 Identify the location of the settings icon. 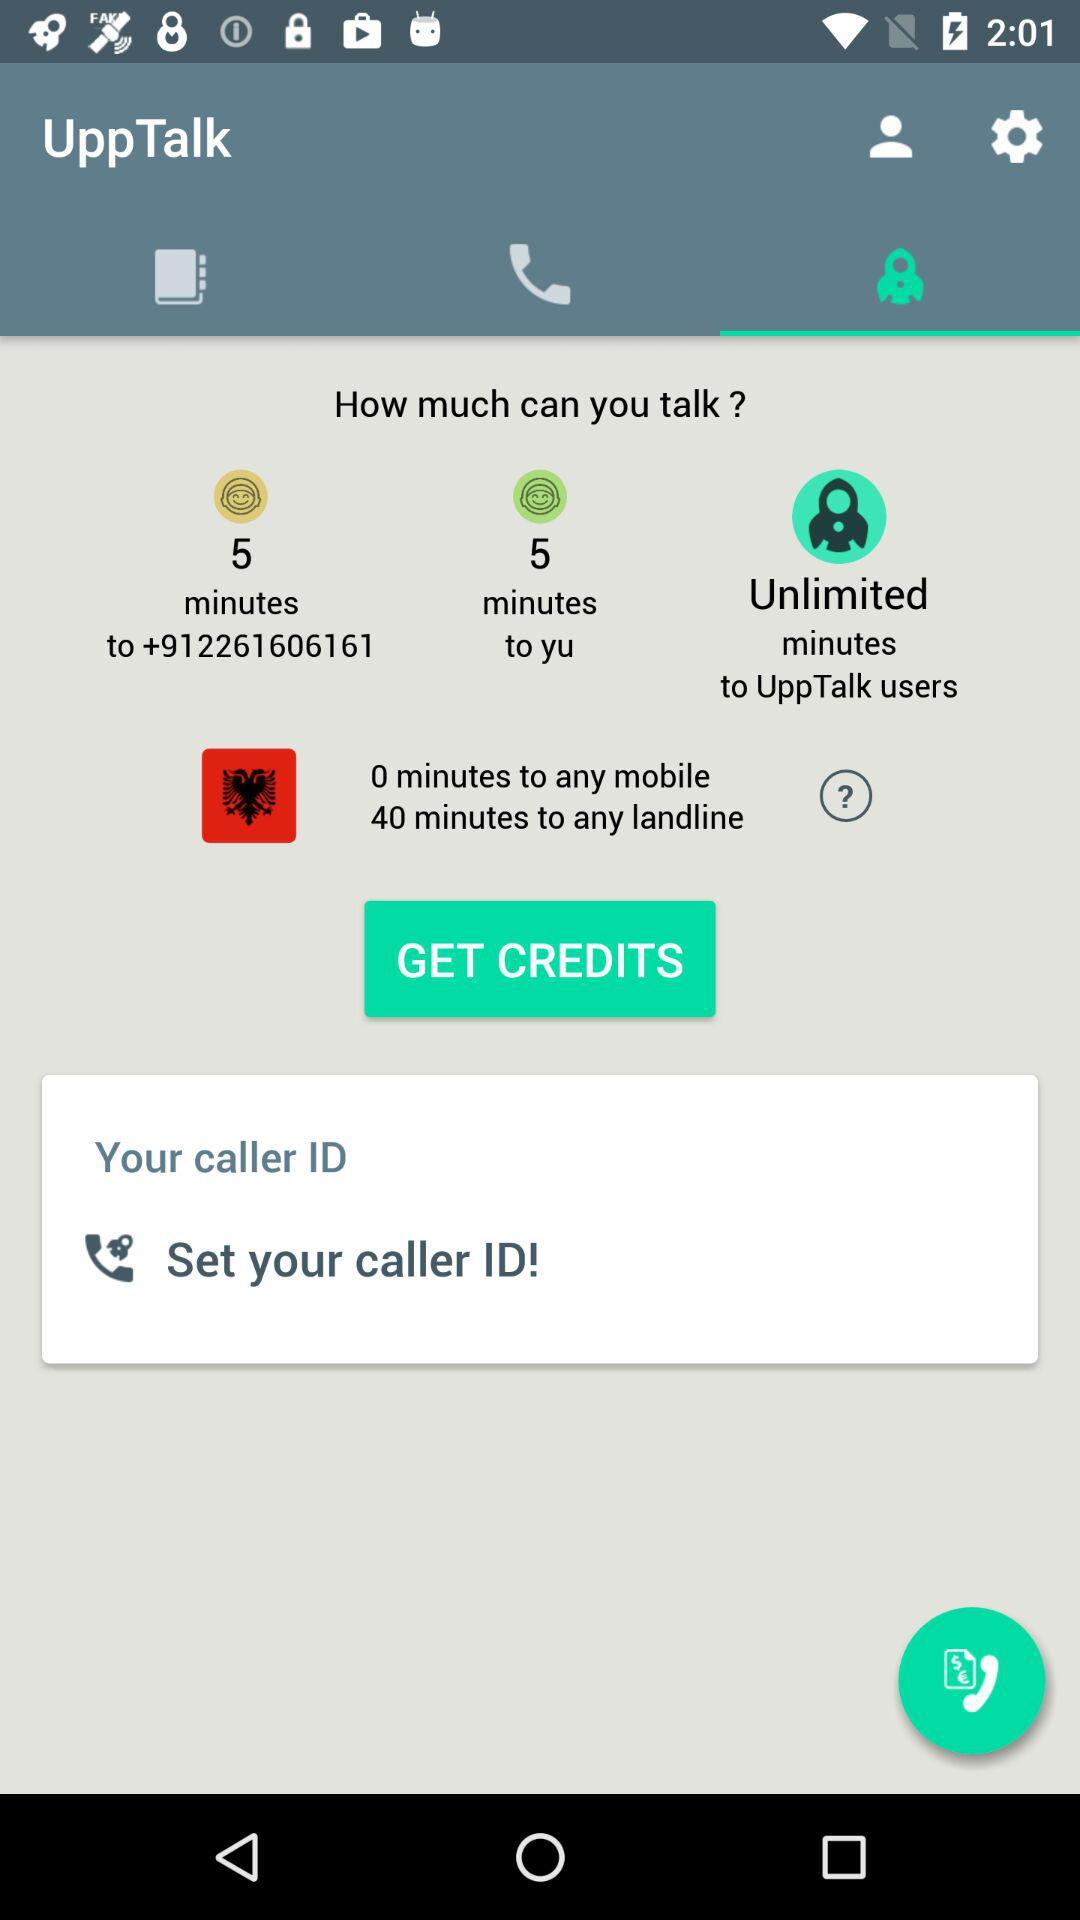
(248, 794).